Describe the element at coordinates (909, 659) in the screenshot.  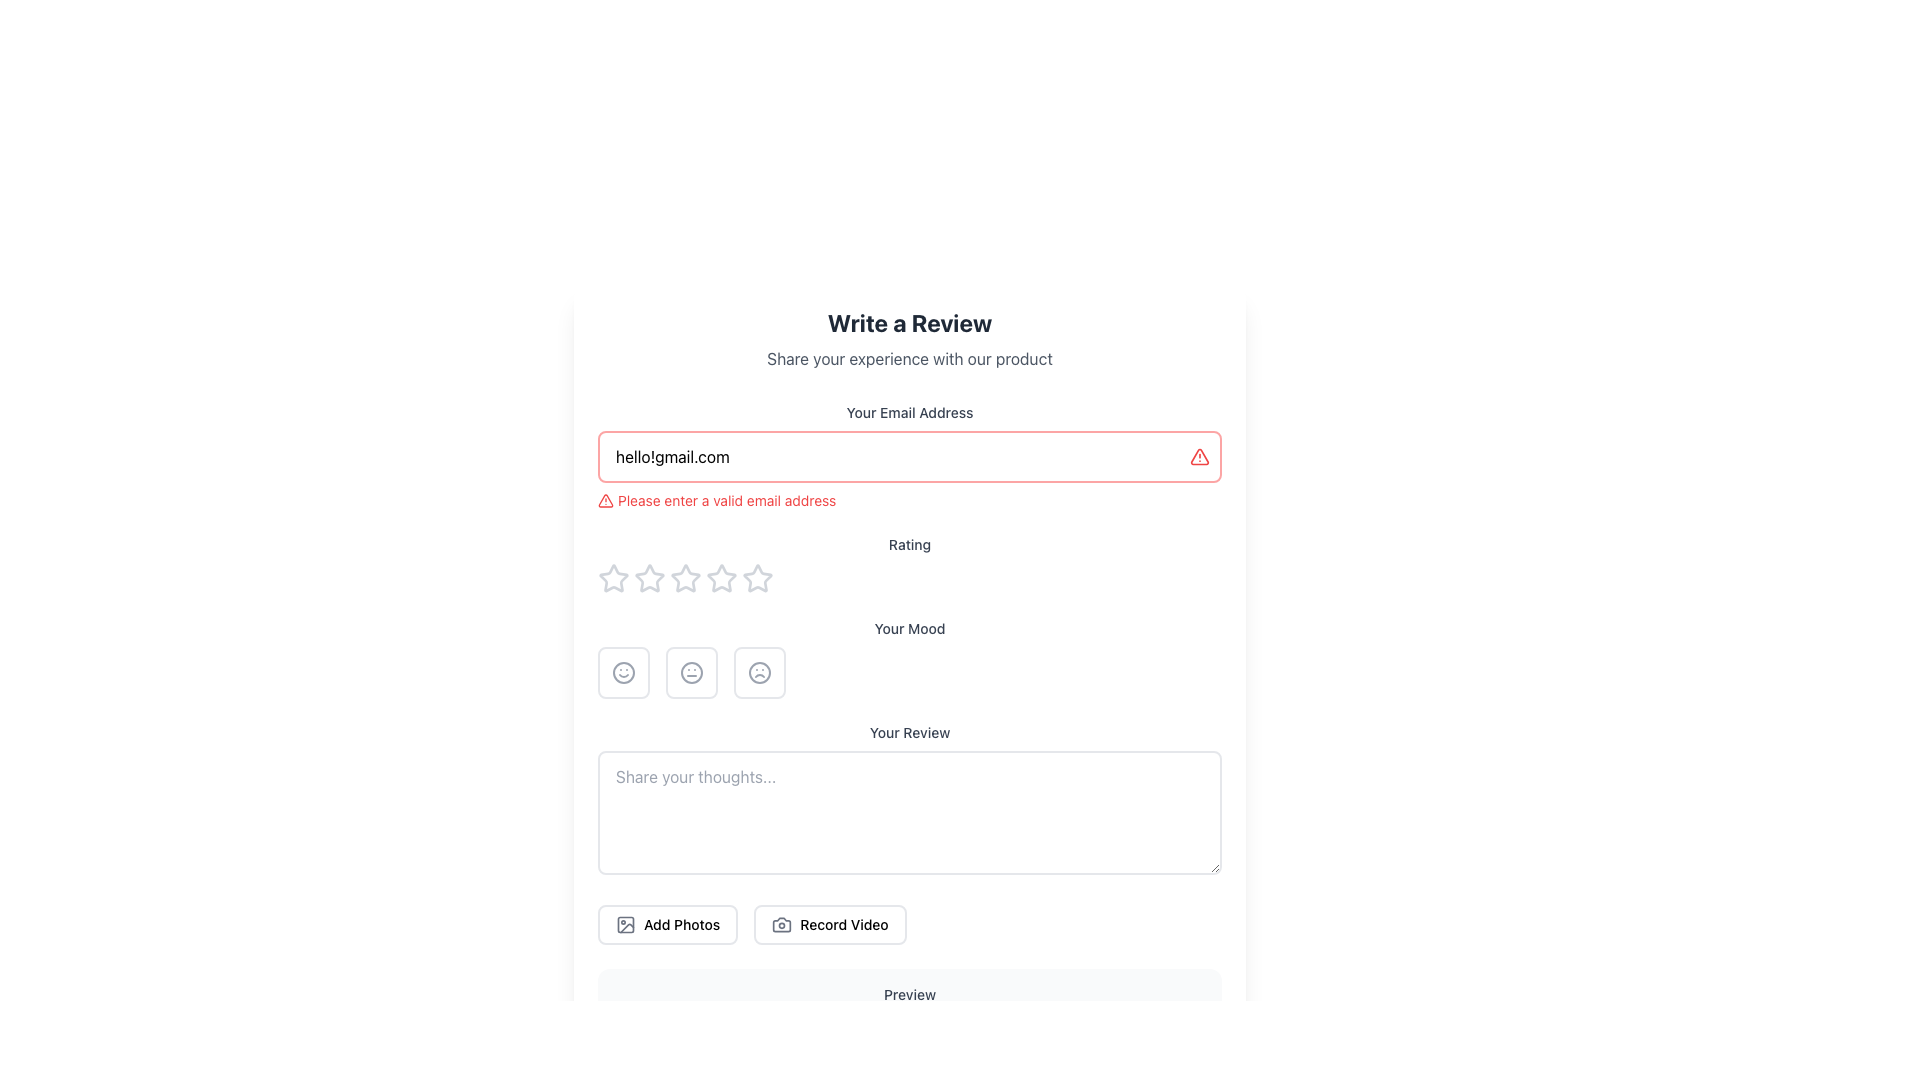
I see `one of the mood icons in the Mood selector component, which is centrally positioned below the 'Rating' section and above the 'Your Review' section, containing icons for smiley, neutral, and frown faces` at that location.